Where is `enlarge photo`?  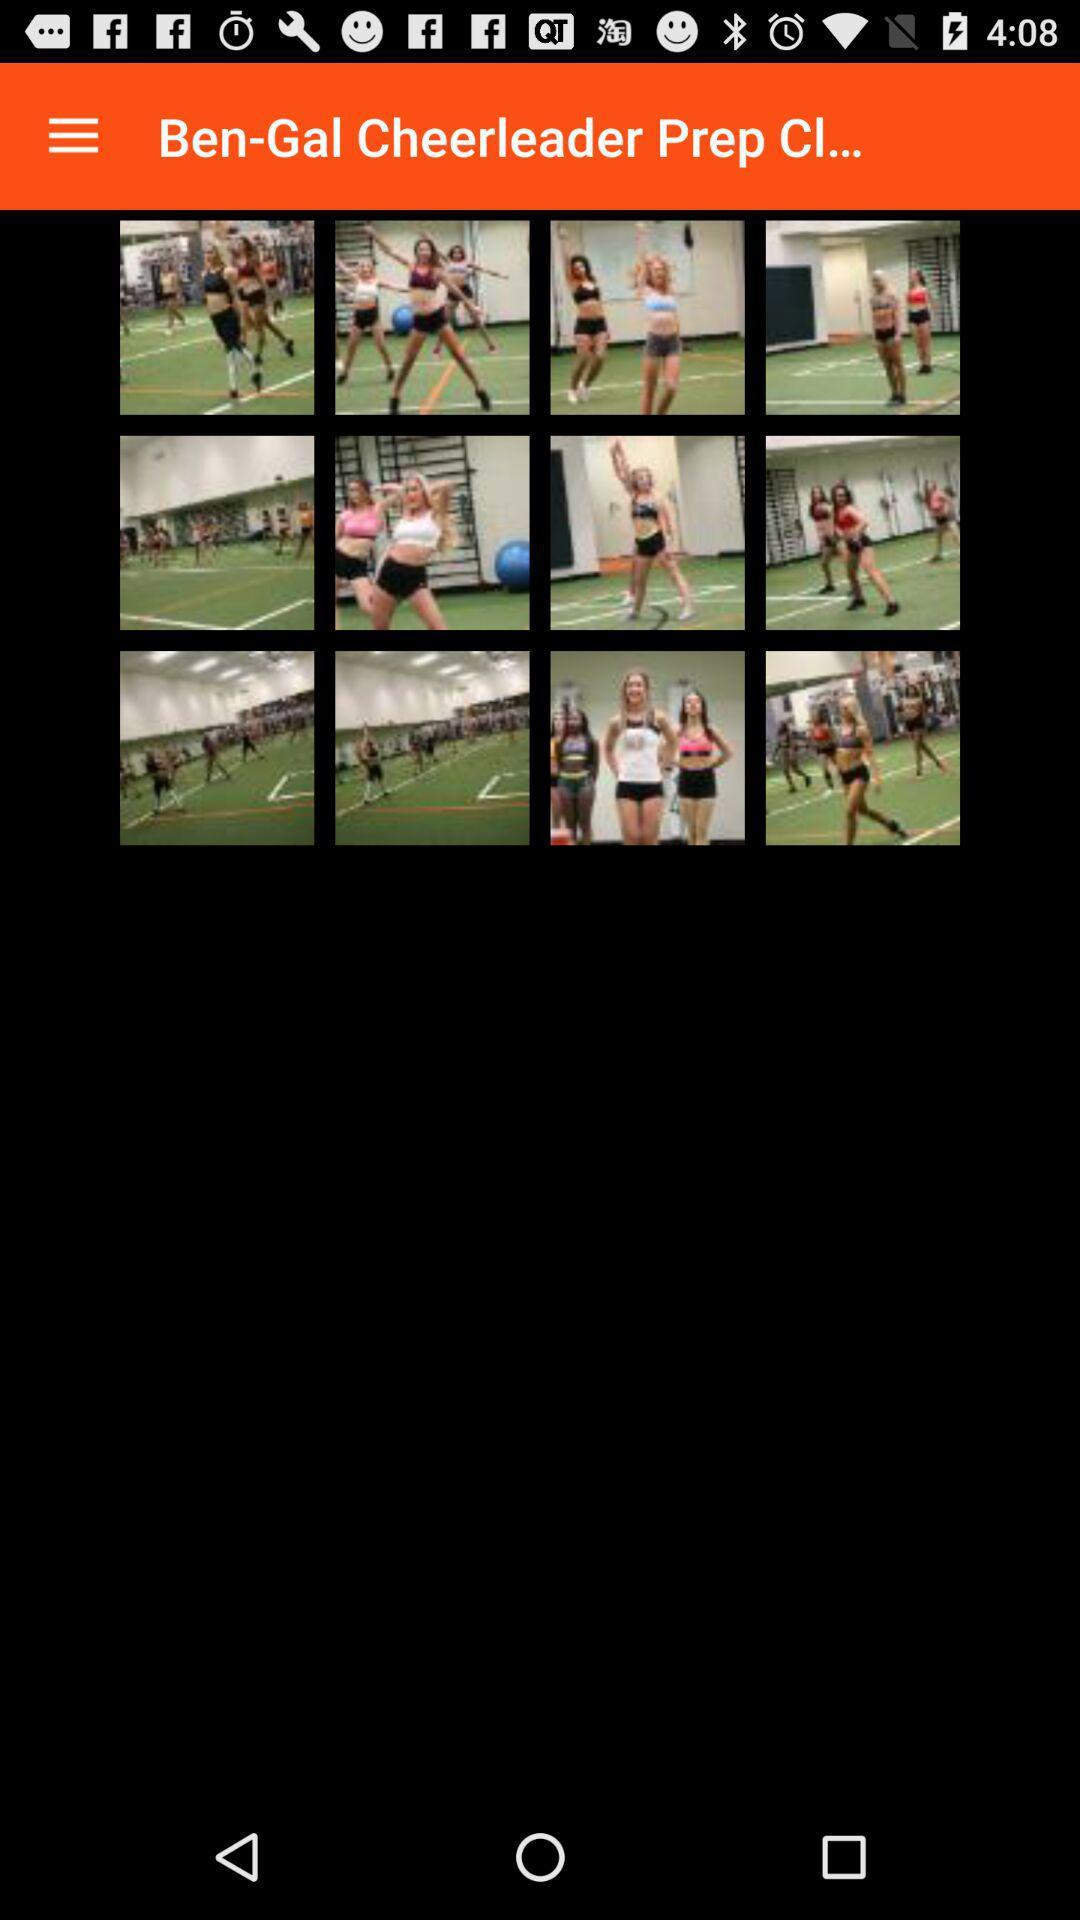
enlarge photo is located at coordinates (647, 316).